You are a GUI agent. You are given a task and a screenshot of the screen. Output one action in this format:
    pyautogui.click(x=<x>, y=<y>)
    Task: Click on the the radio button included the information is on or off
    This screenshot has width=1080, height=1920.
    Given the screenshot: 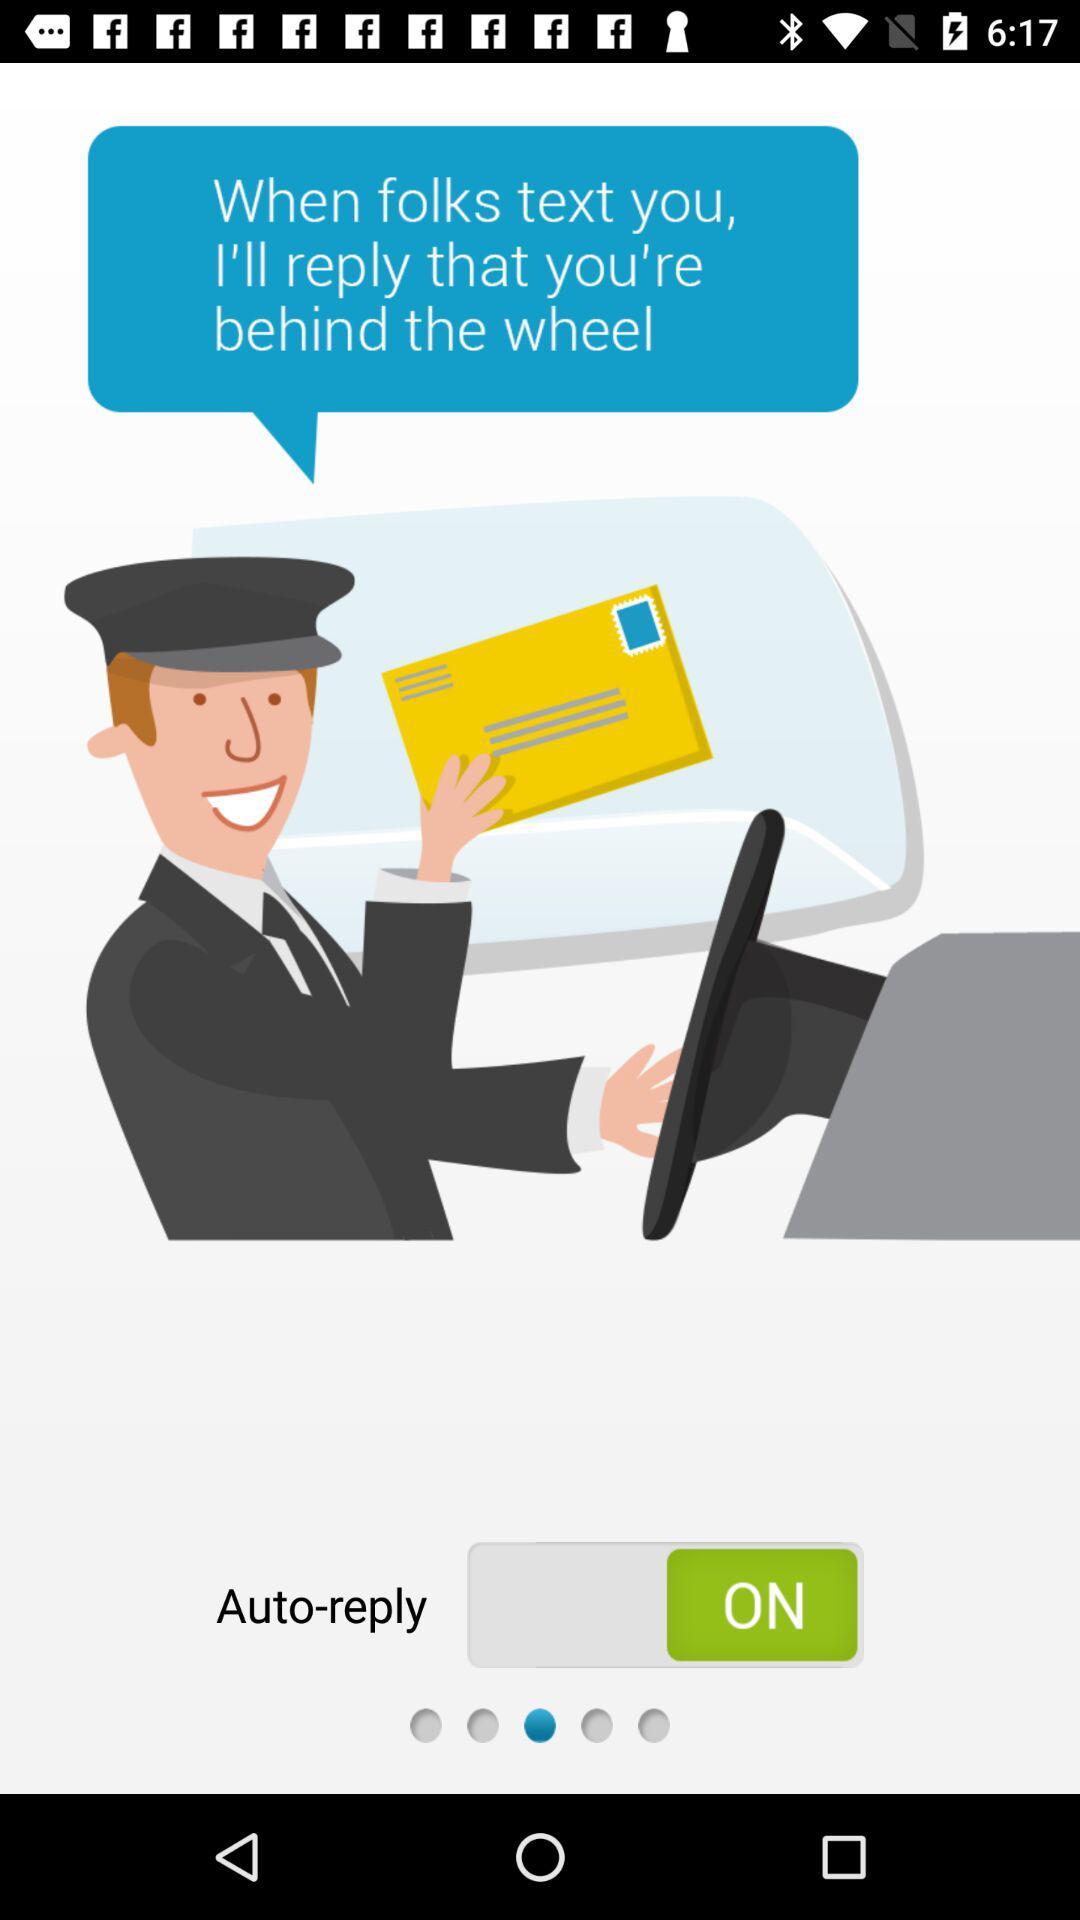 What is the action you would take?
    pyautogui.click(x=665, y=1604)
    